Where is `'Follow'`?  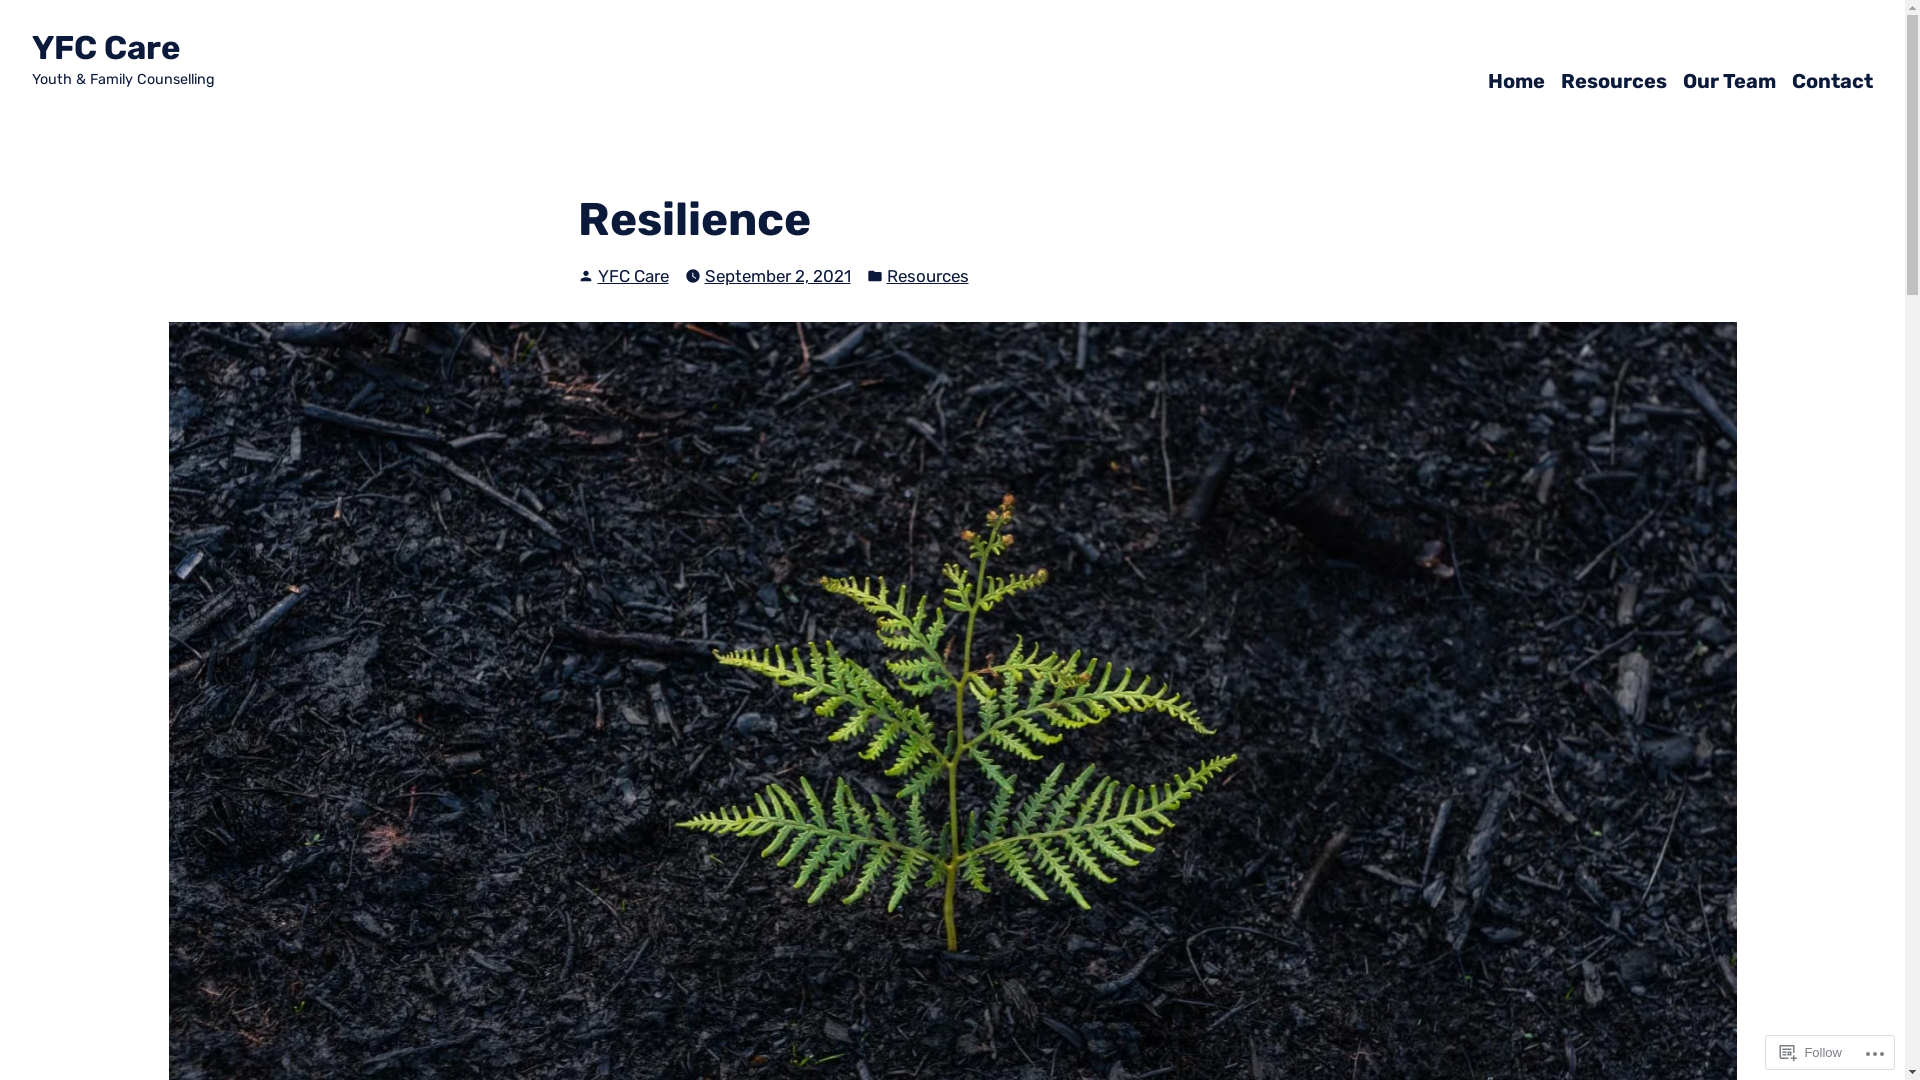 'Follow' is located at coordinates (1810, 1051).